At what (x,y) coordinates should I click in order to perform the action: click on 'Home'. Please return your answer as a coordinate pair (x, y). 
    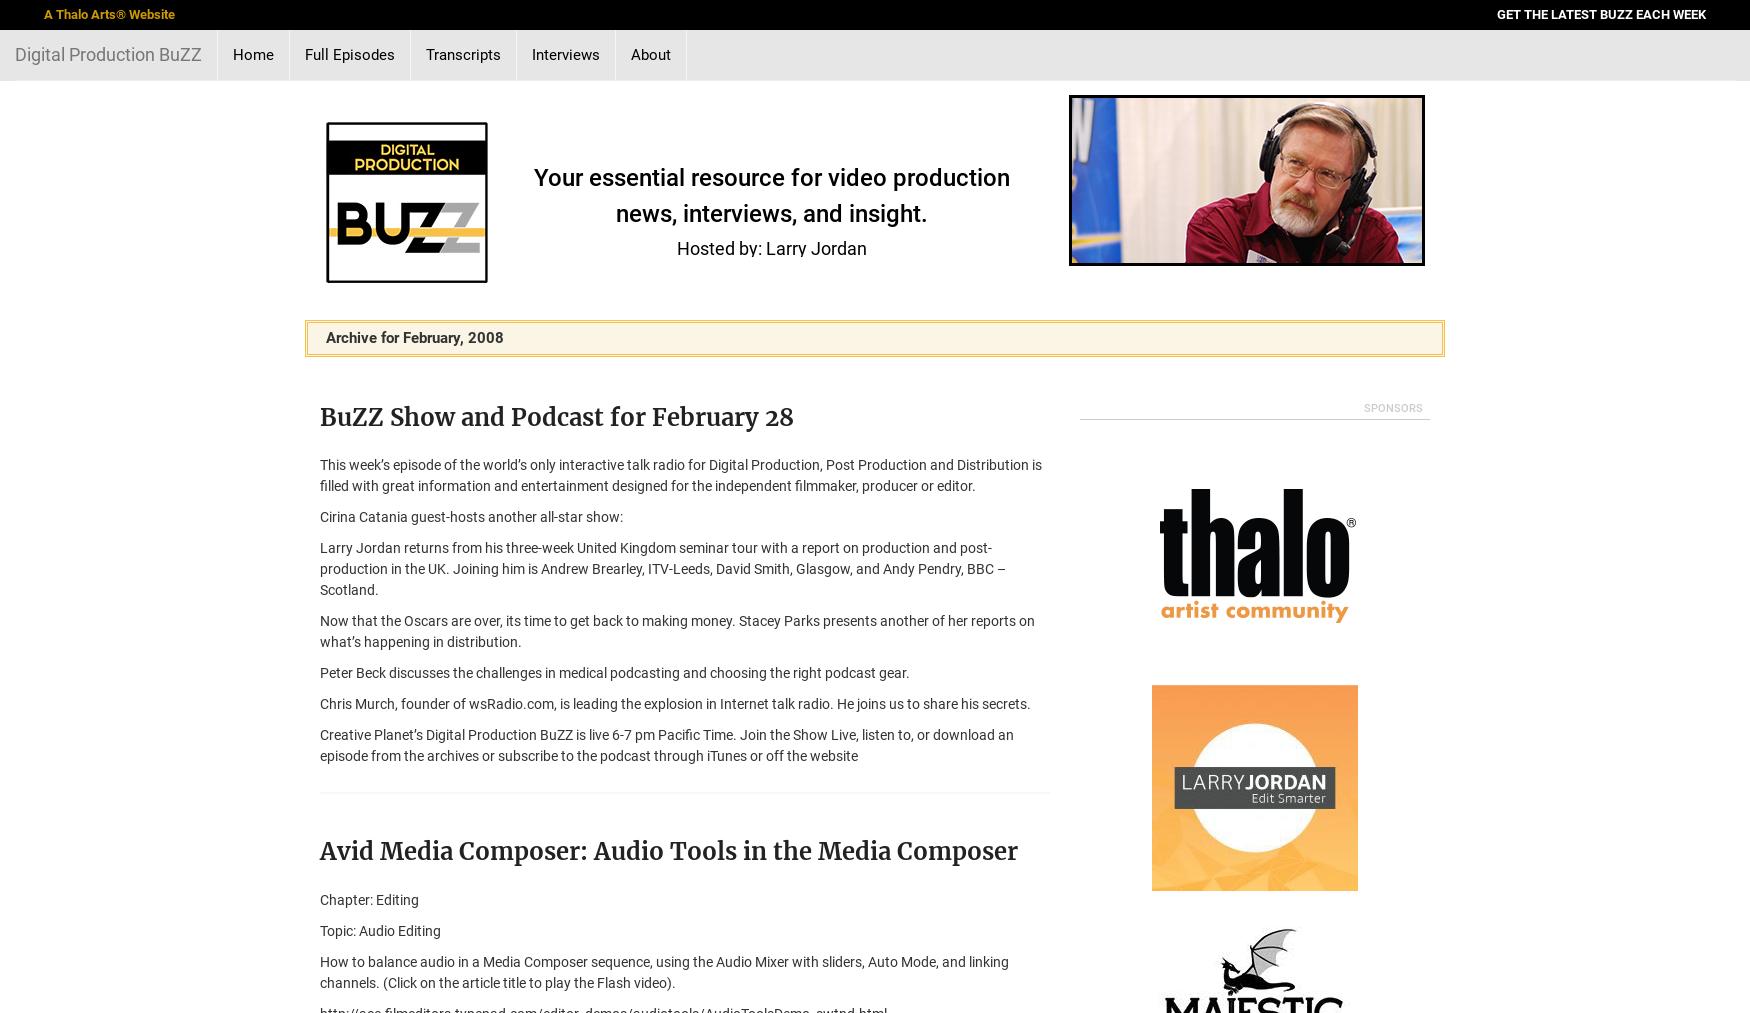
    Looking at the image, I should click on (252, 54).